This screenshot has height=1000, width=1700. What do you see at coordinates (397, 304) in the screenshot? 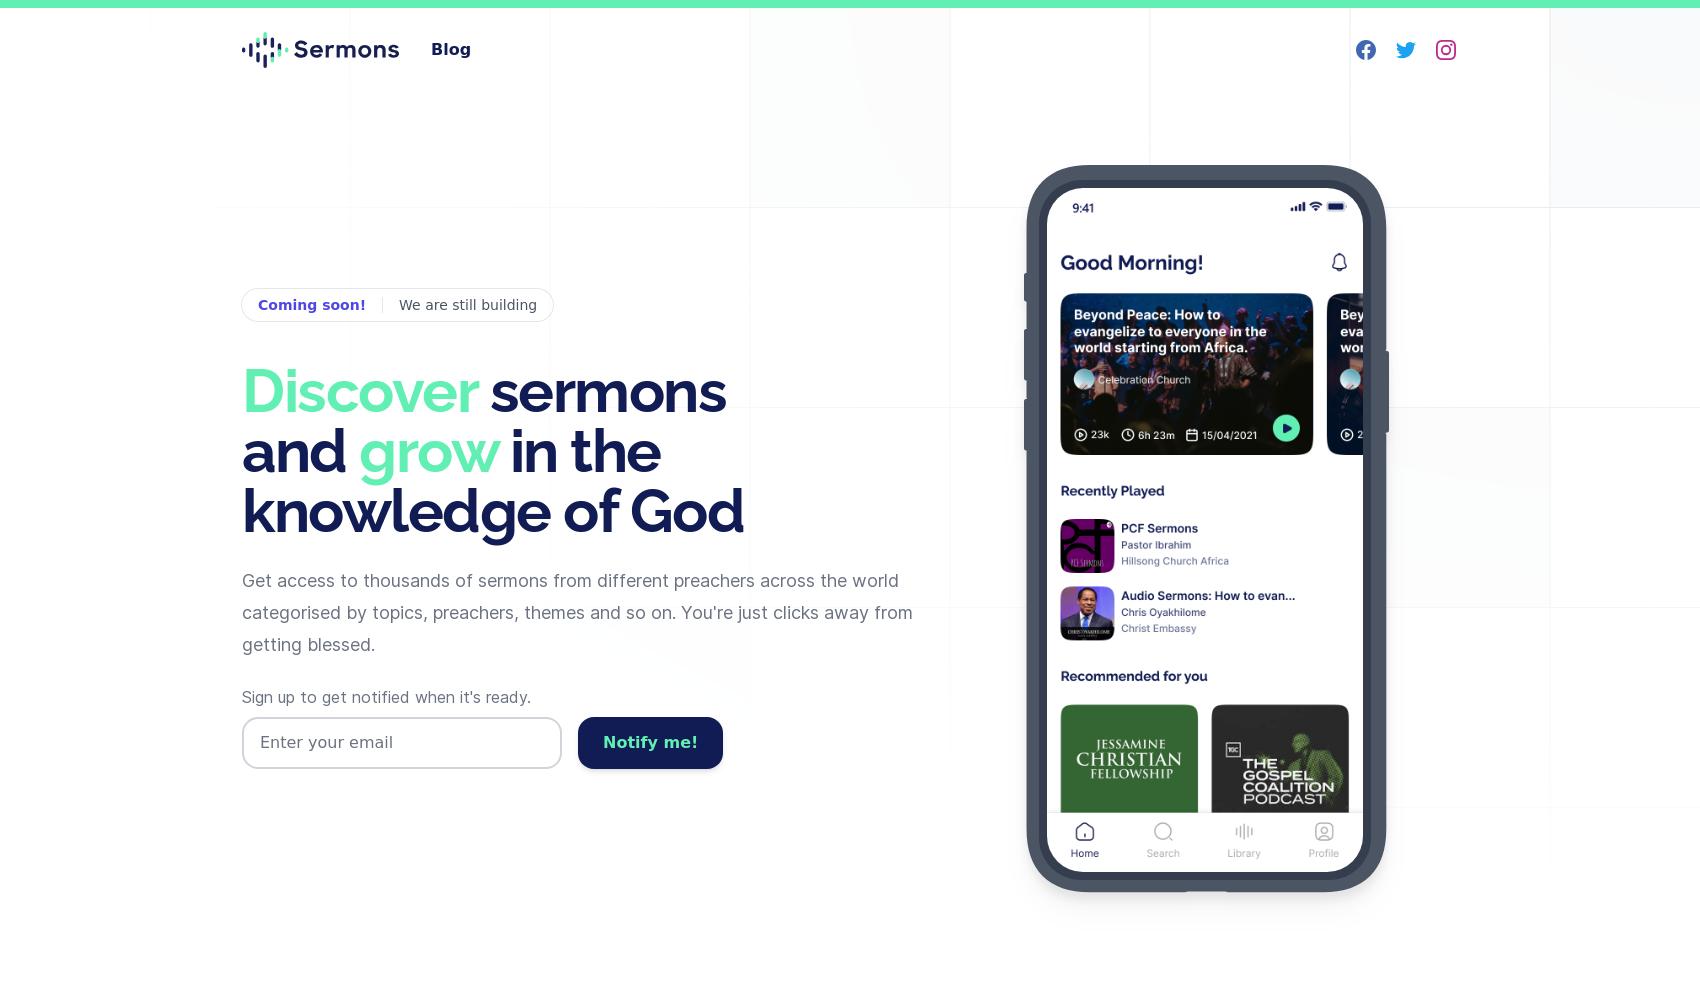
I see `'We are still building'` at bounding box center [397, 304].